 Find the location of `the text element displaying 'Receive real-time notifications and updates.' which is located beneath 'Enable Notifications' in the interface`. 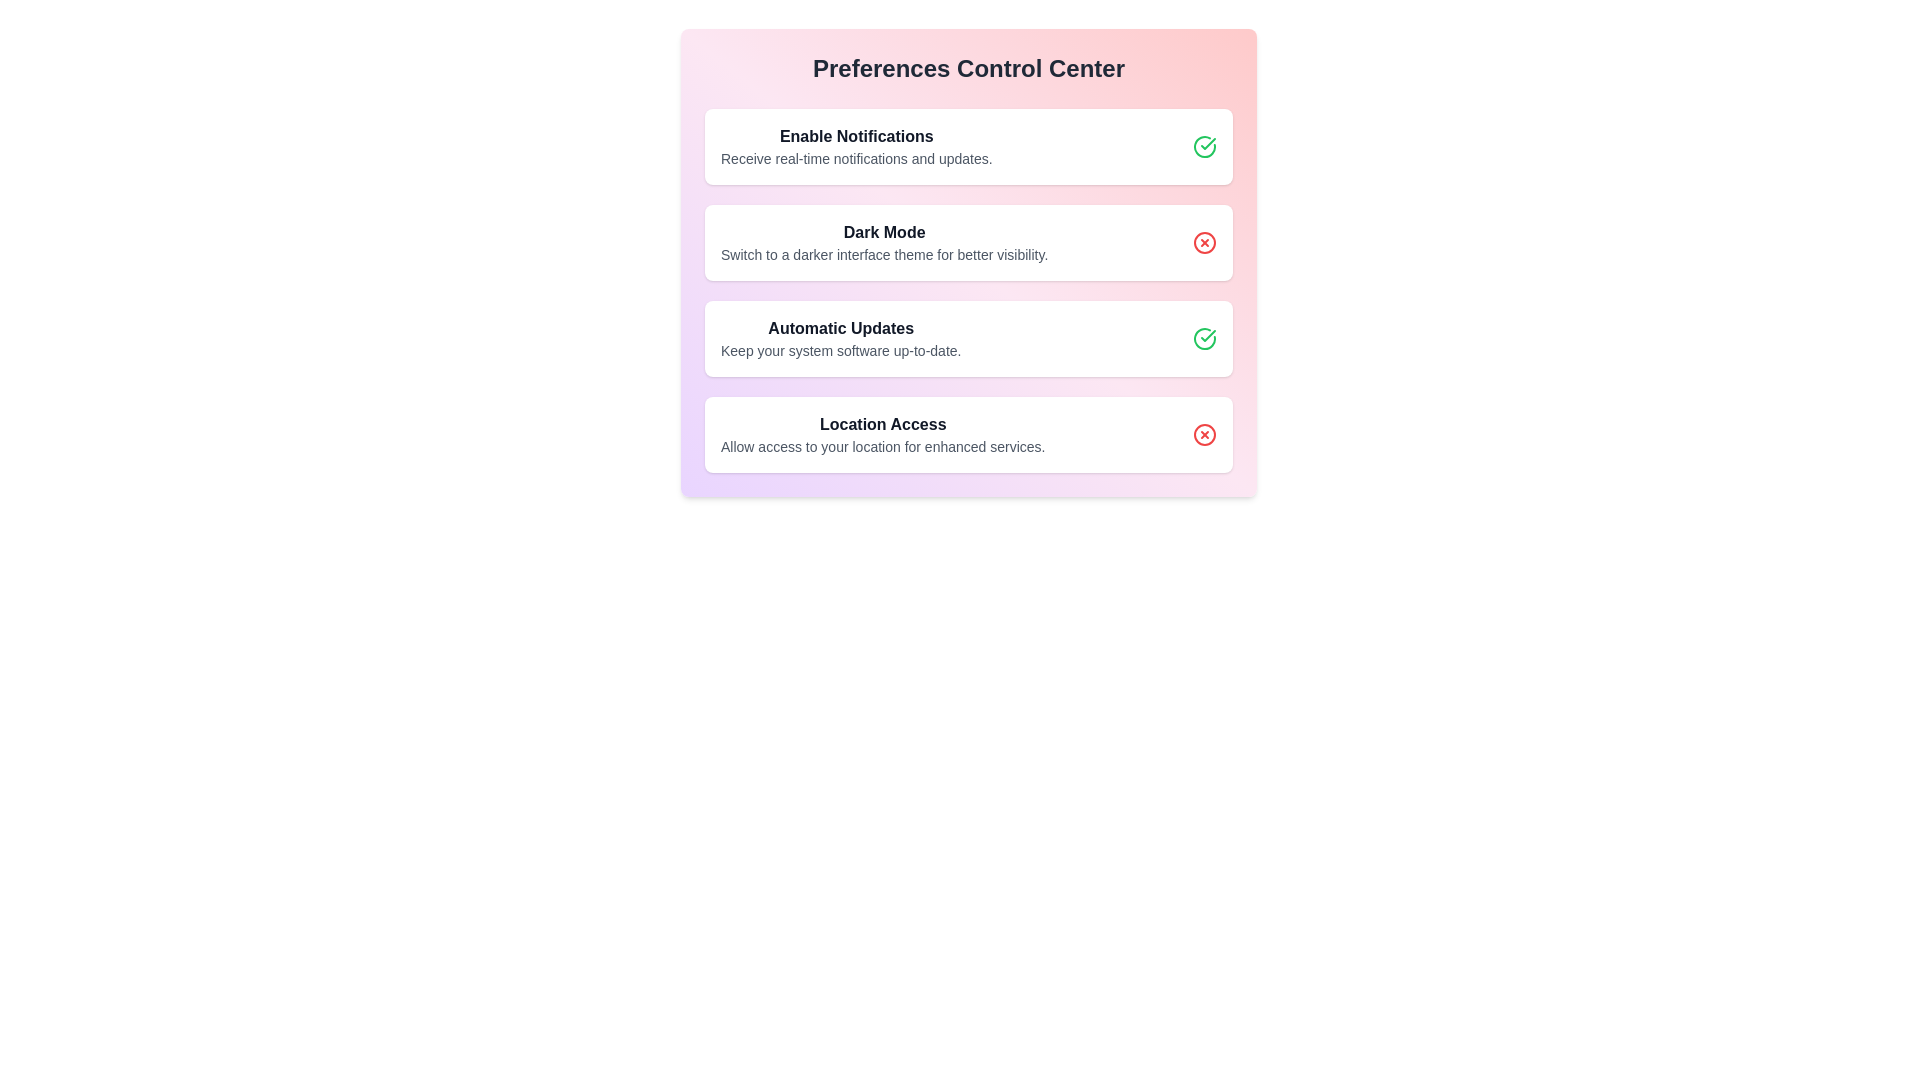

the text element displaying 'Receive real-time notifications and updates.' which is located beneath 'Enable Notifications' in the interface is located at coordinates (856, 157).